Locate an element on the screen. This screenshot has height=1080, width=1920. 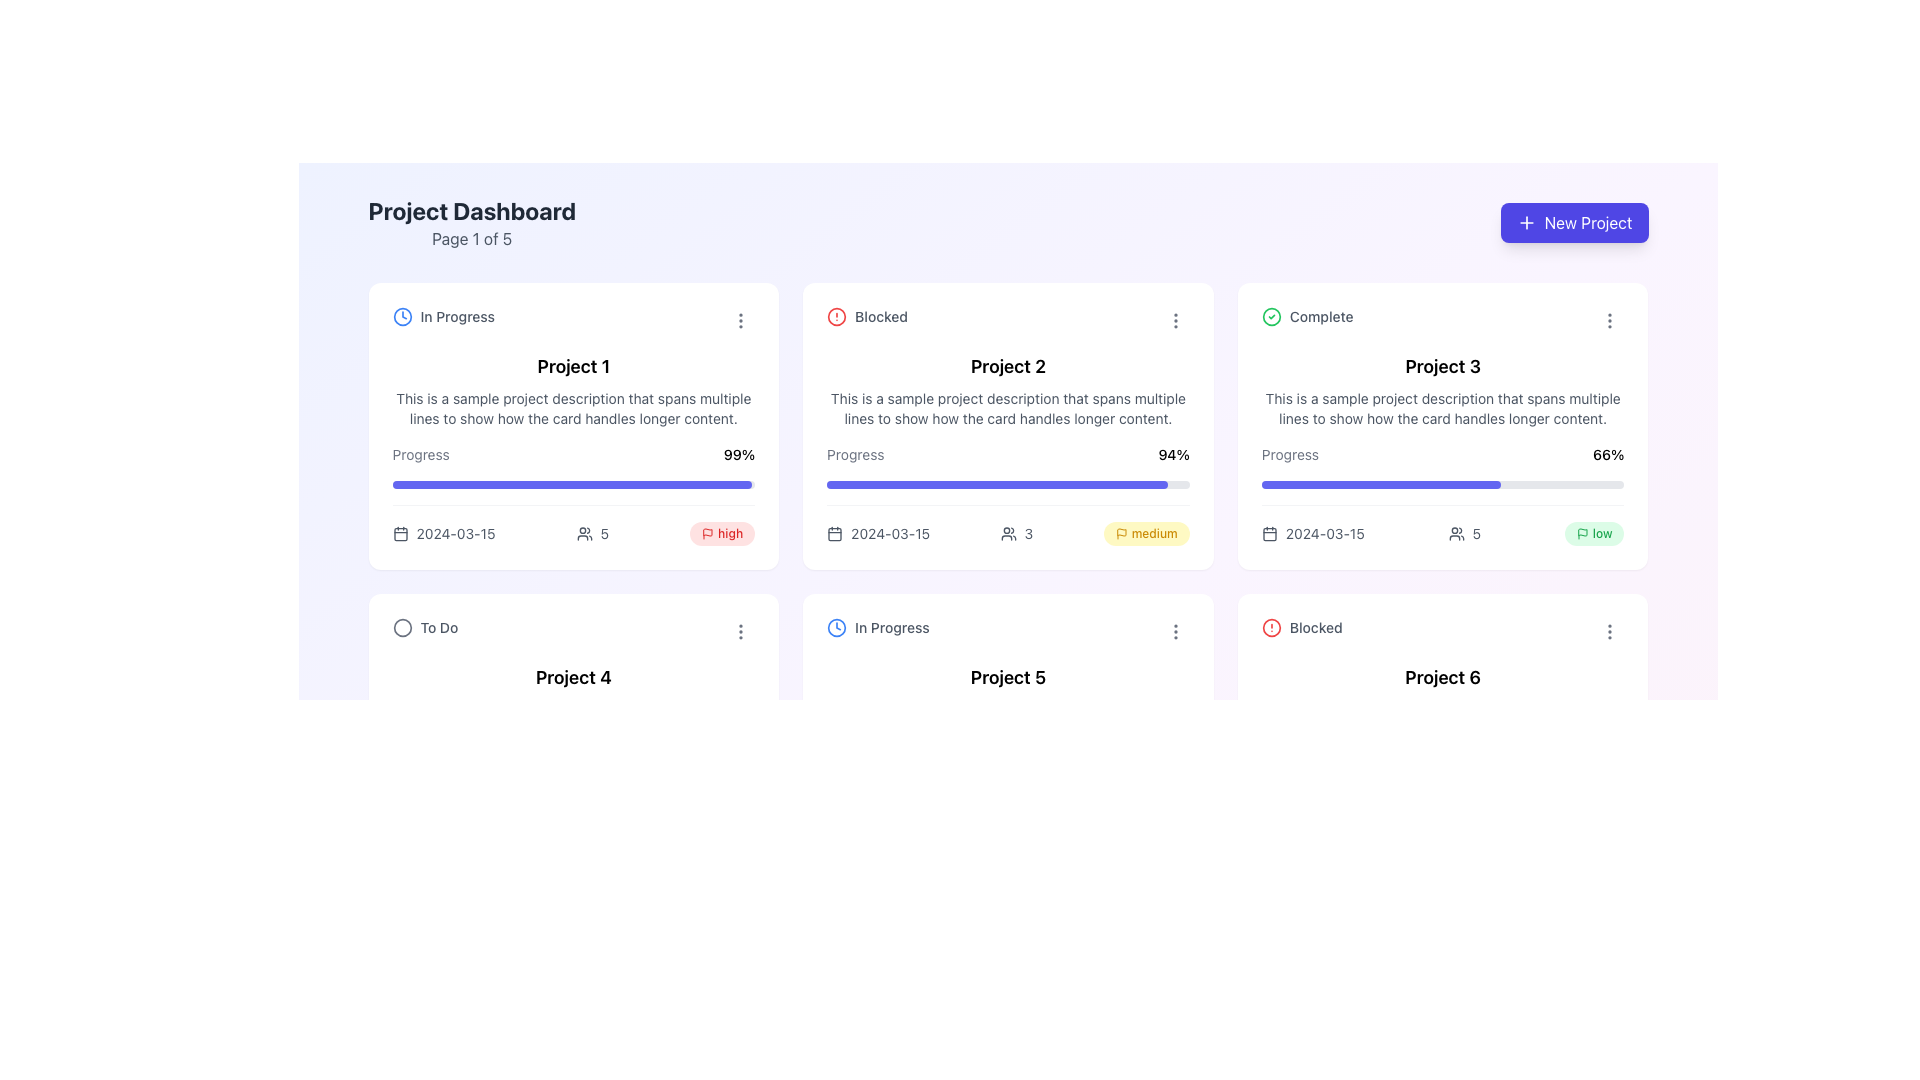
numerical value '5' displayed next to the user group icon in the information row at the bottom center of the 'Project 1' card is located at coordinates (591, 532).